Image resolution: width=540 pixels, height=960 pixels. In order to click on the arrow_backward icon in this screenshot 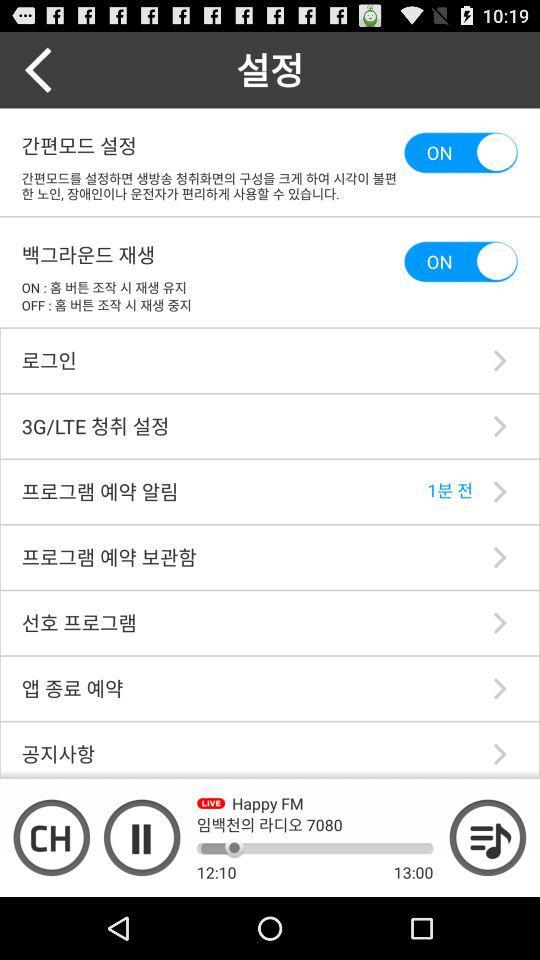, I will do `click(38, 74)`.